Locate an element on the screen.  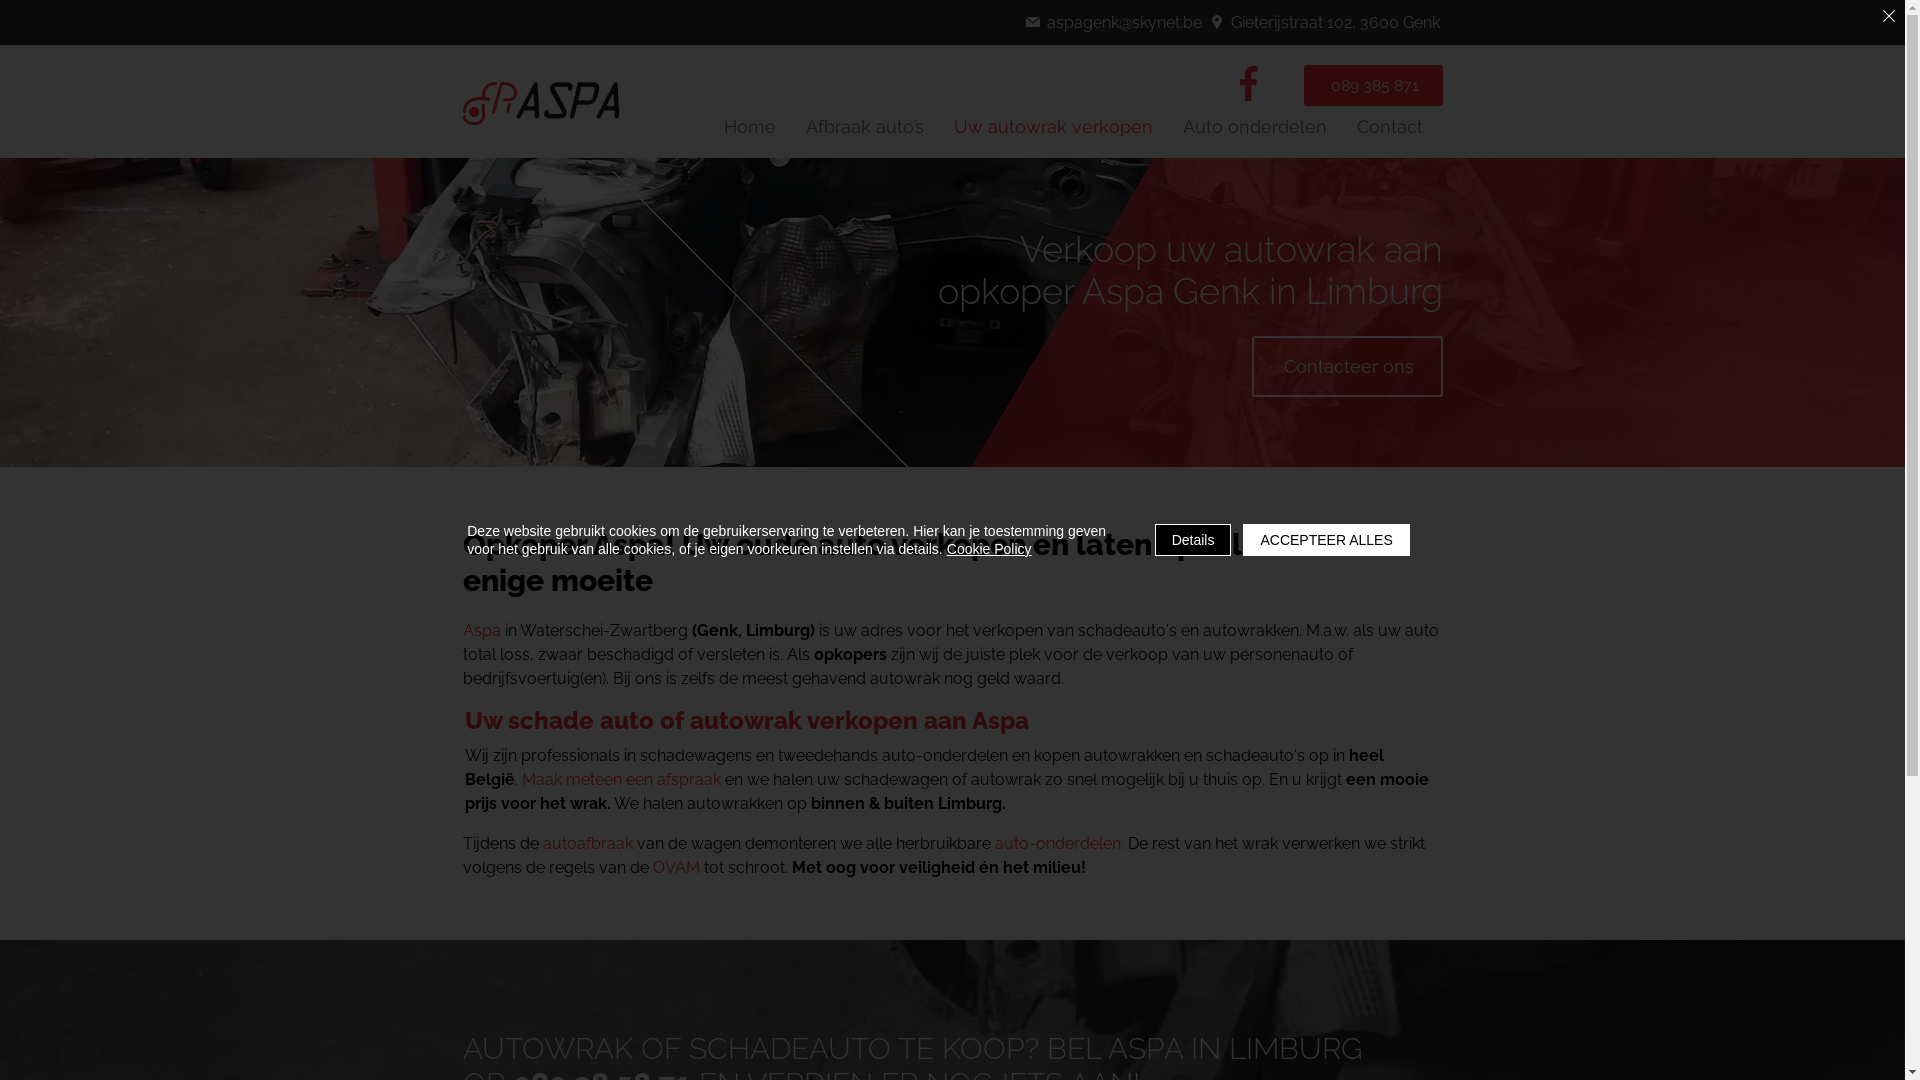
'Uw autowrak verkopen' is located at coordinates (943, 126).